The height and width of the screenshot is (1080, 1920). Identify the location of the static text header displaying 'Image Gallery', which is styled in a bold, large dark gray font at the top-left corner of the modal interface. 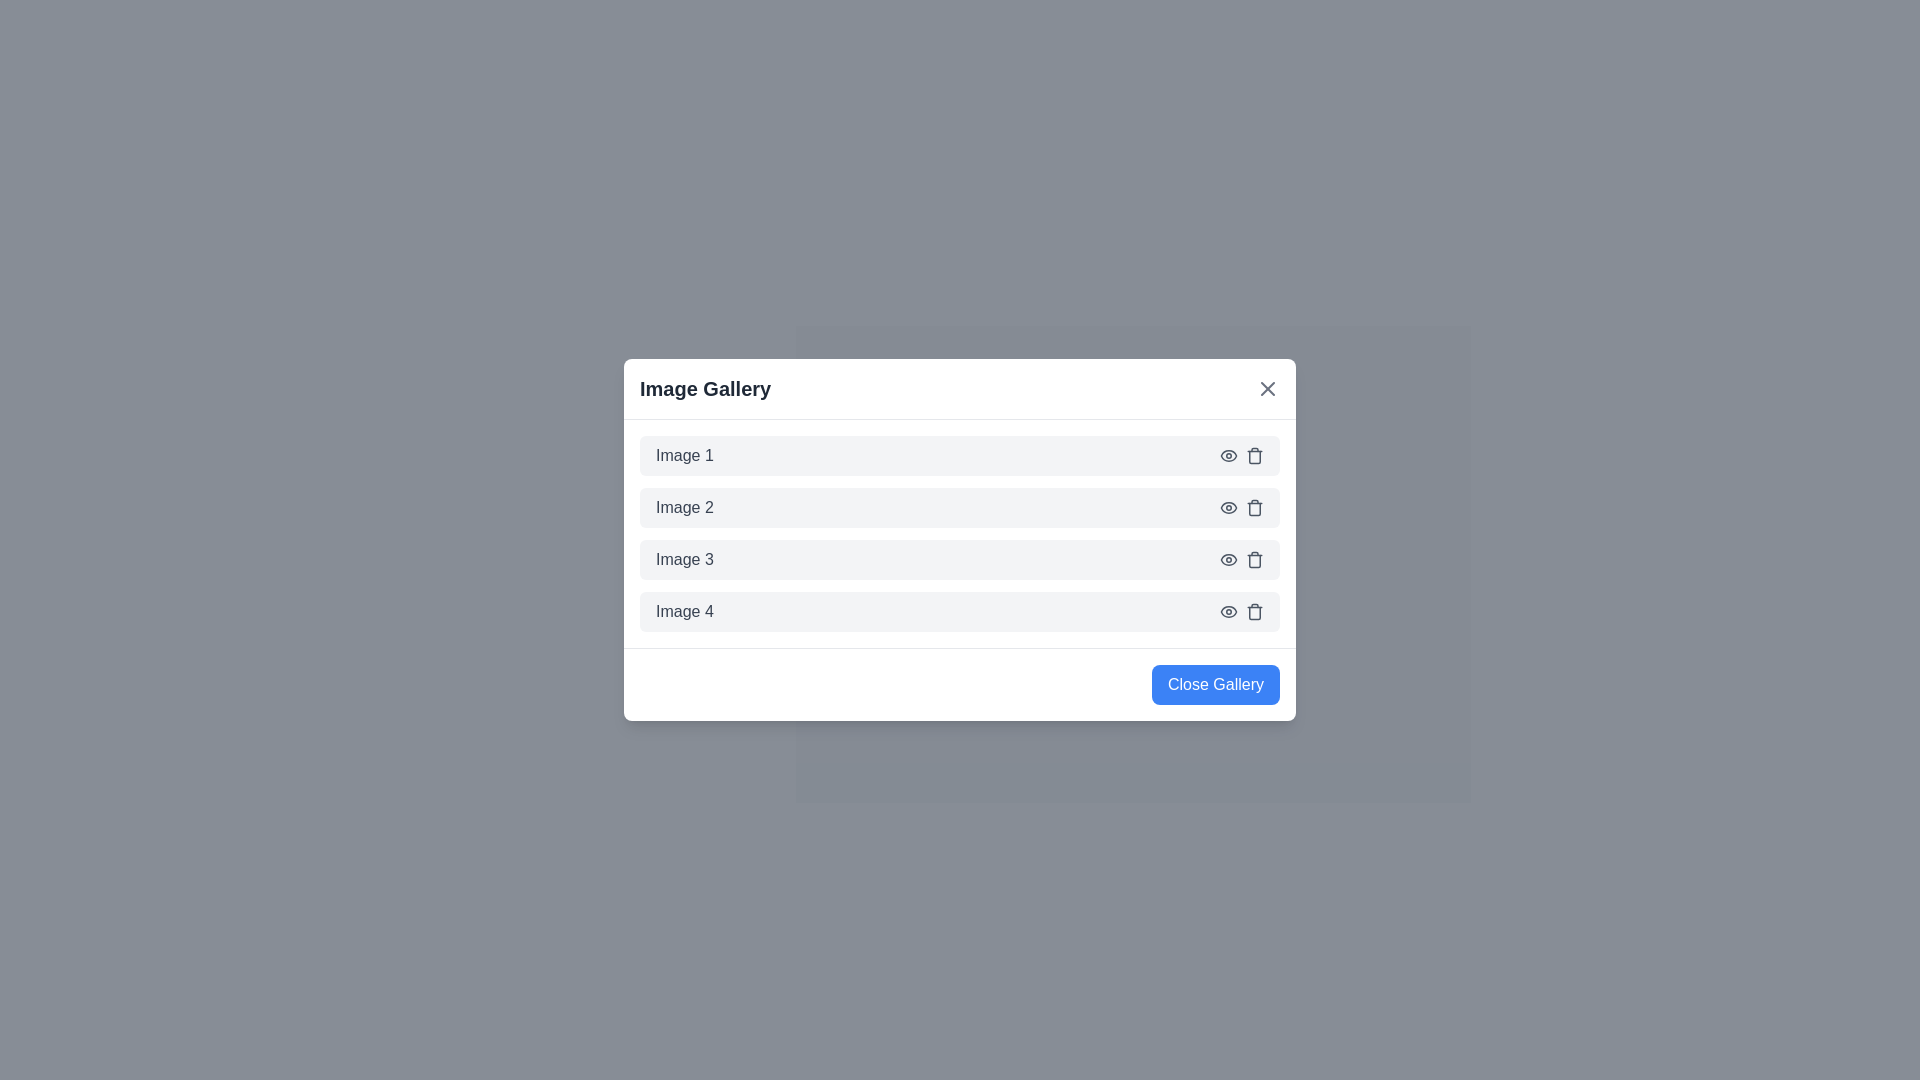
(705, 389).